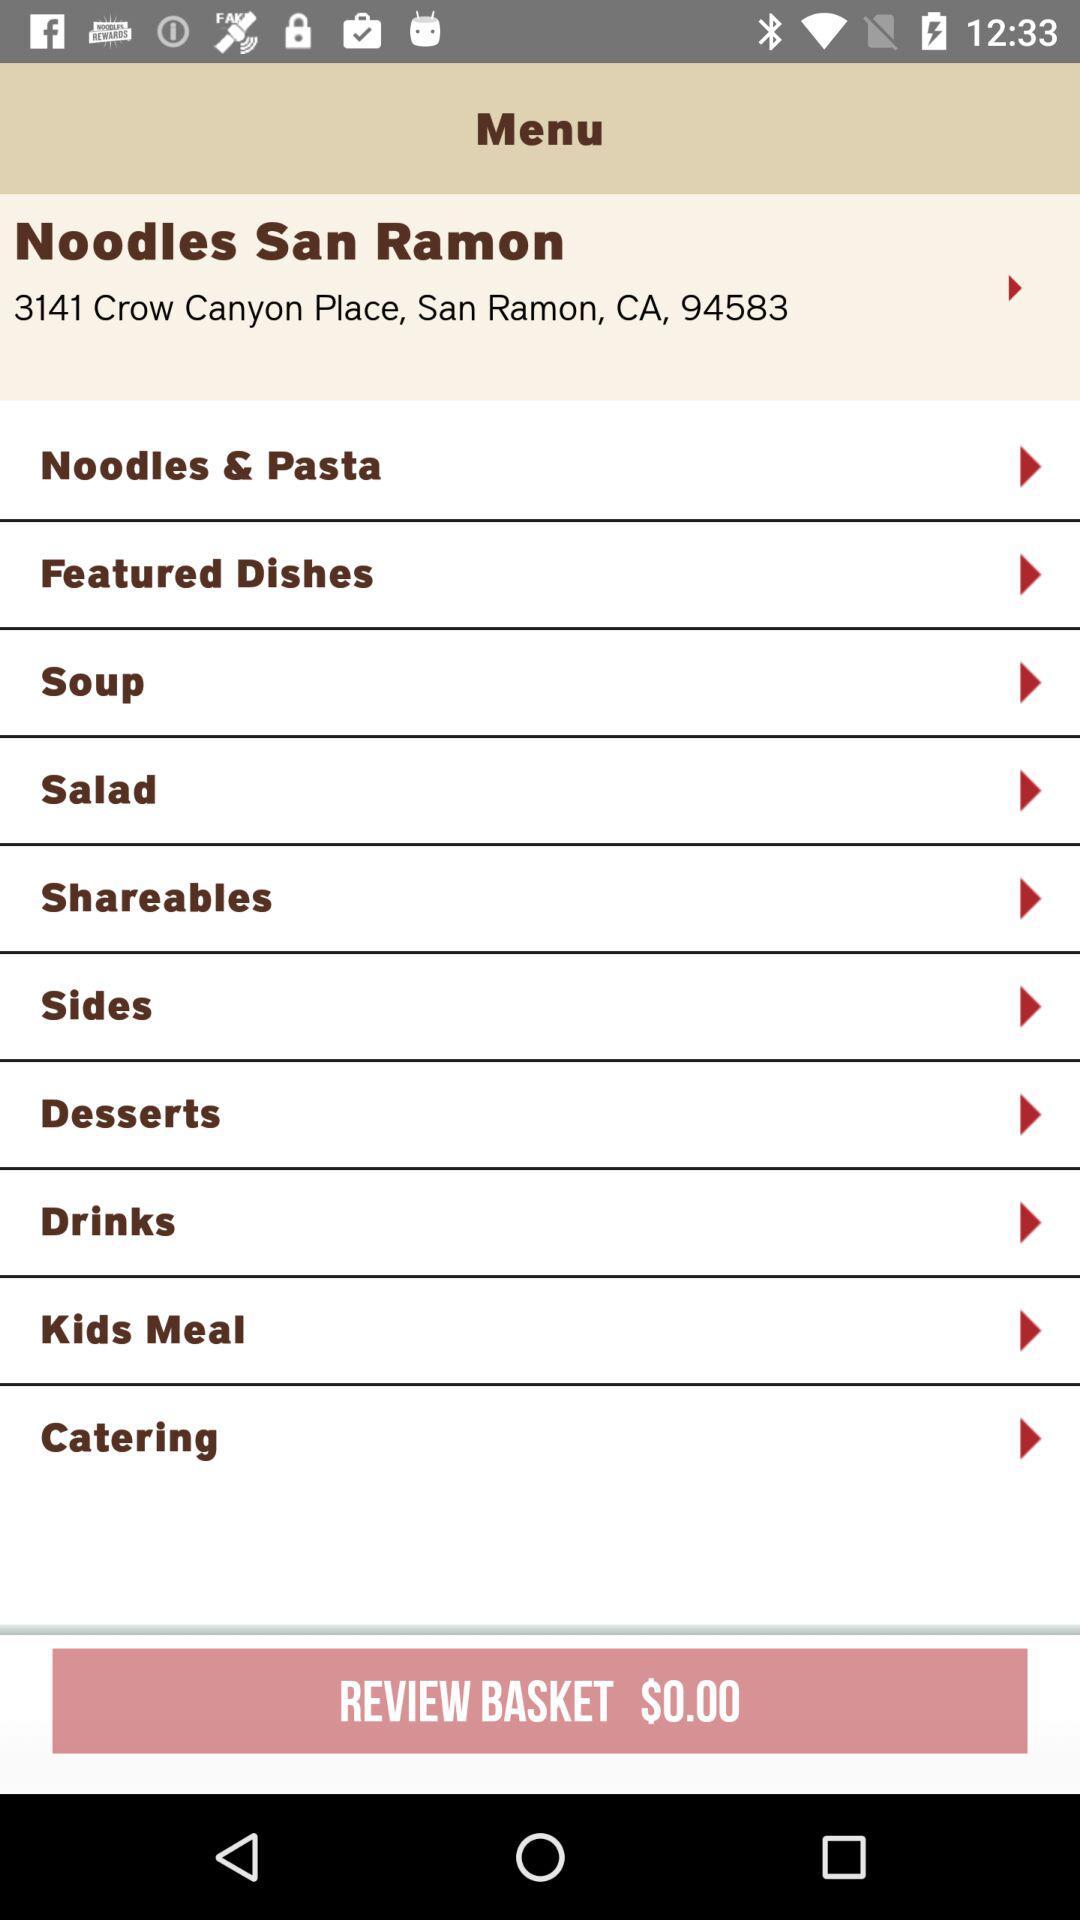 The width and height of the screenshot is (1080, 1920). Describe the element at coordinates (1028, 897) in the screenshot. I see `item next to shareables` at that location.